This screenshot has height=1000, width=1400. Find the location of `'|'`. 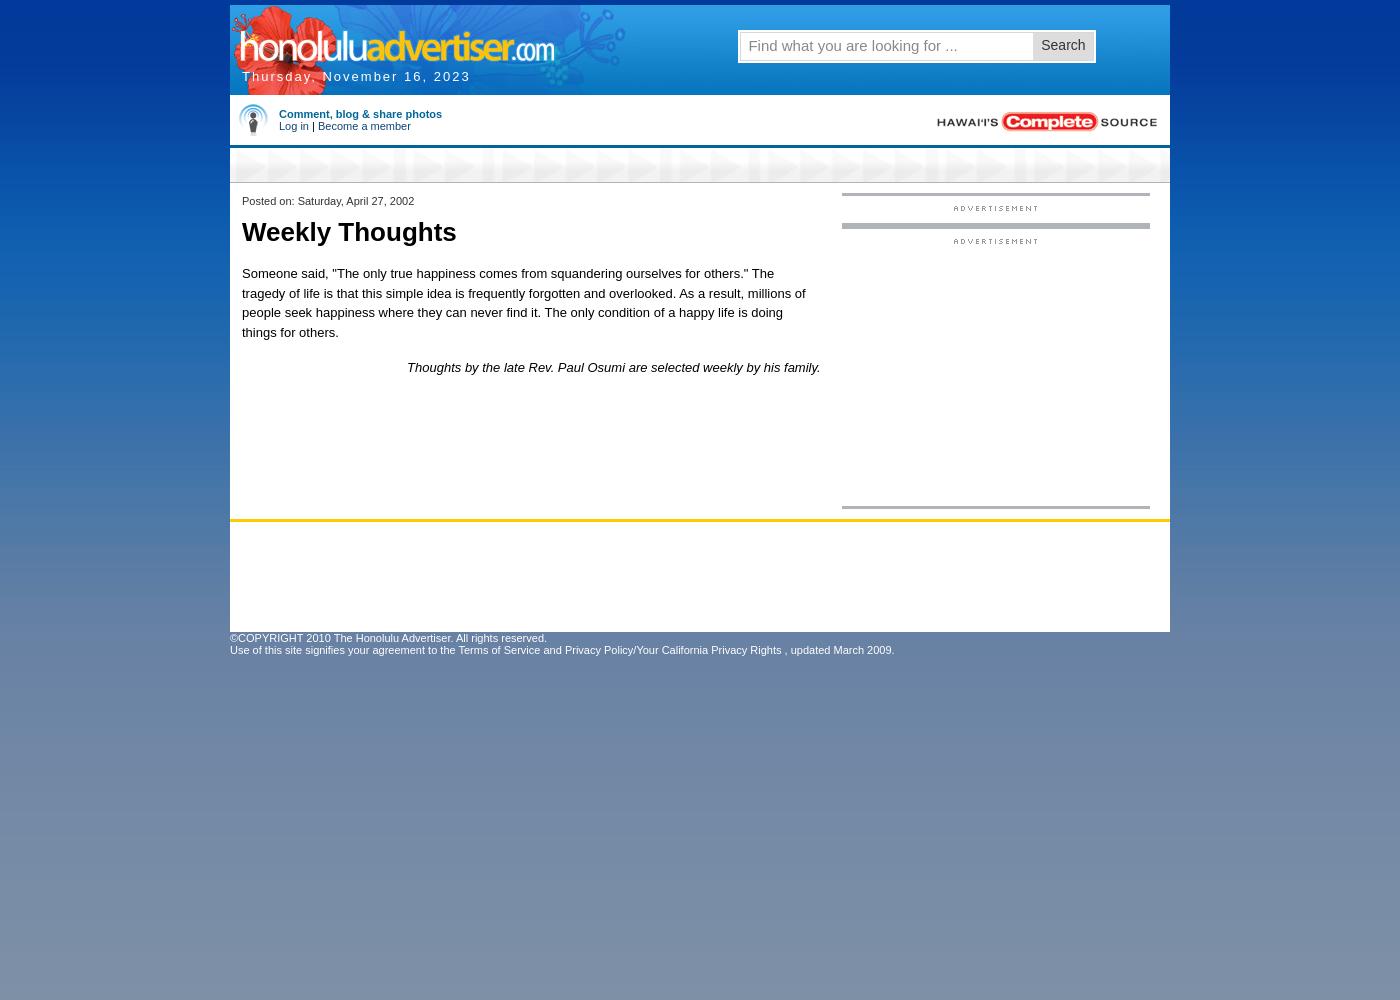

'|' is located at coordinates (312, 126).